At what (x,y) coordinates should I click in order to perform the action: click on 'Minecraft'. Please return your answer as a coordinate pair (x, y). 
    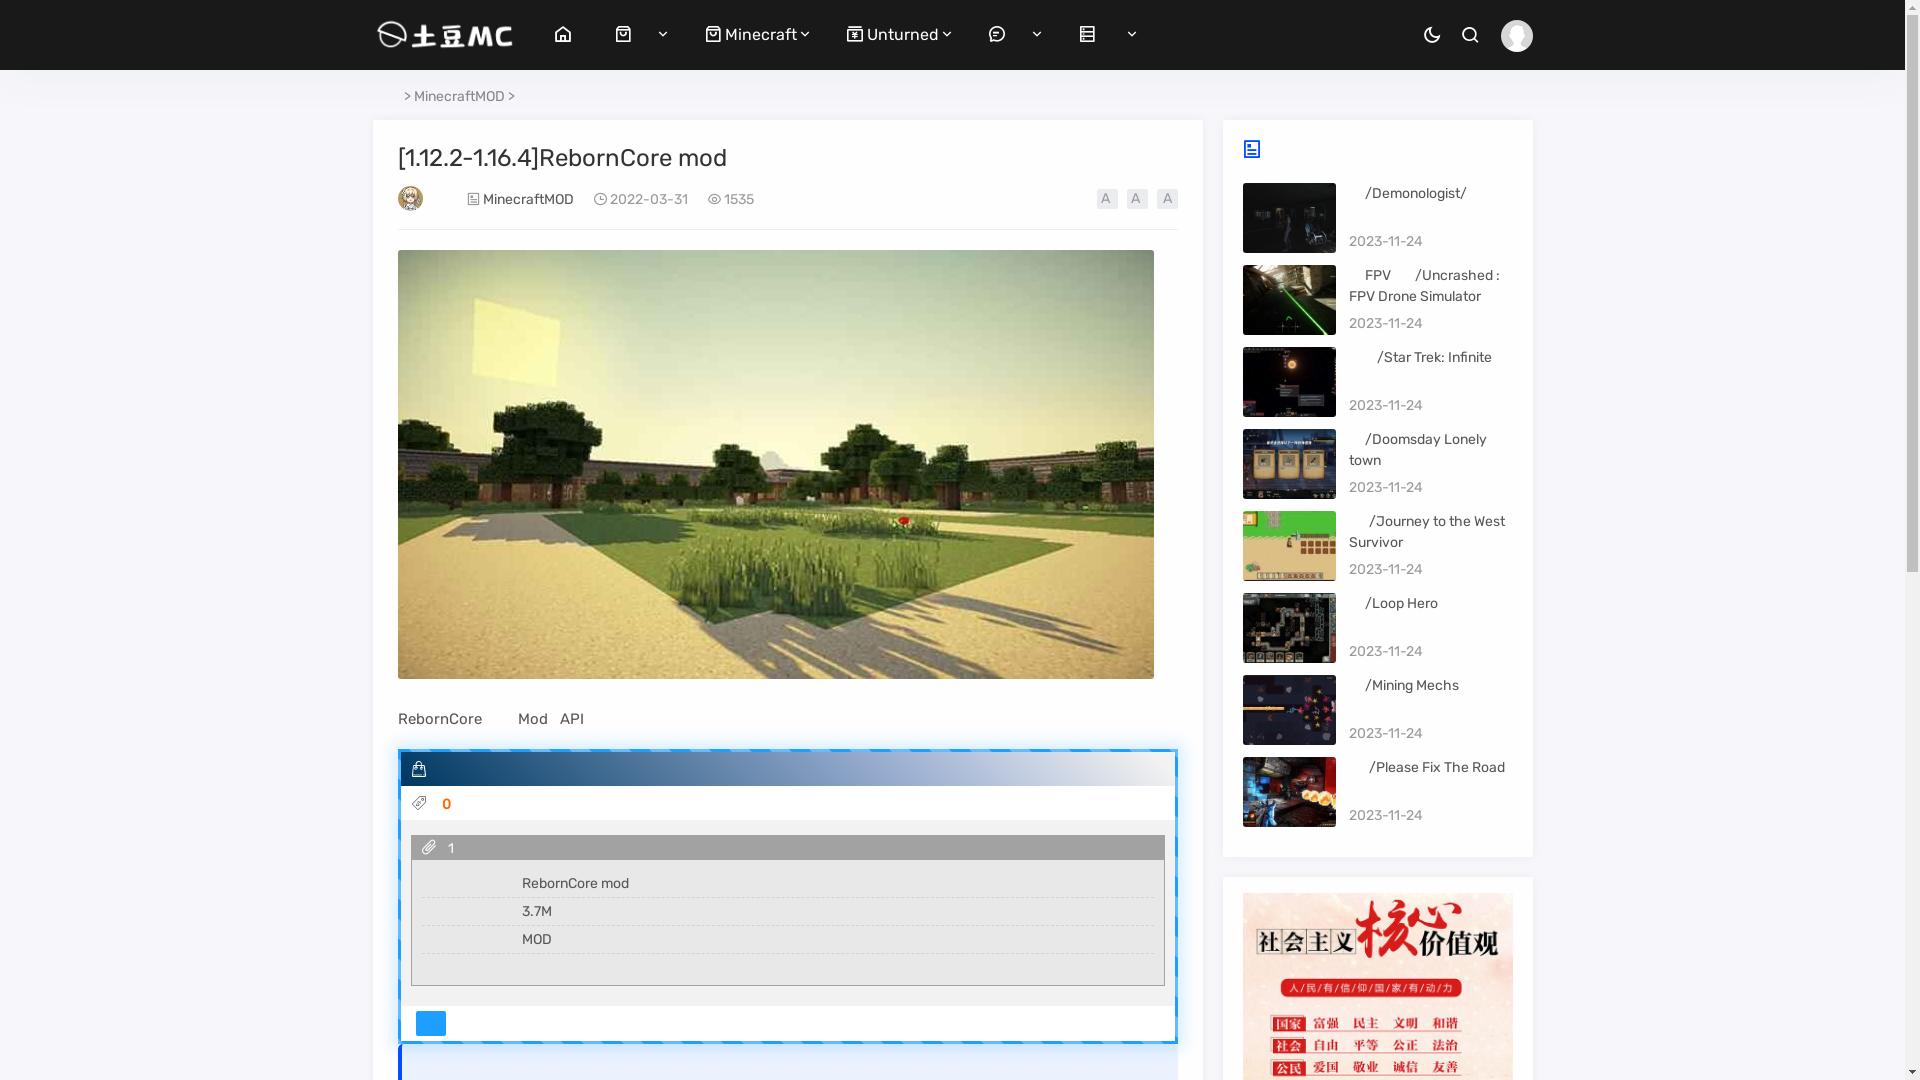
    Looking at the image, I should click on (749, 34).